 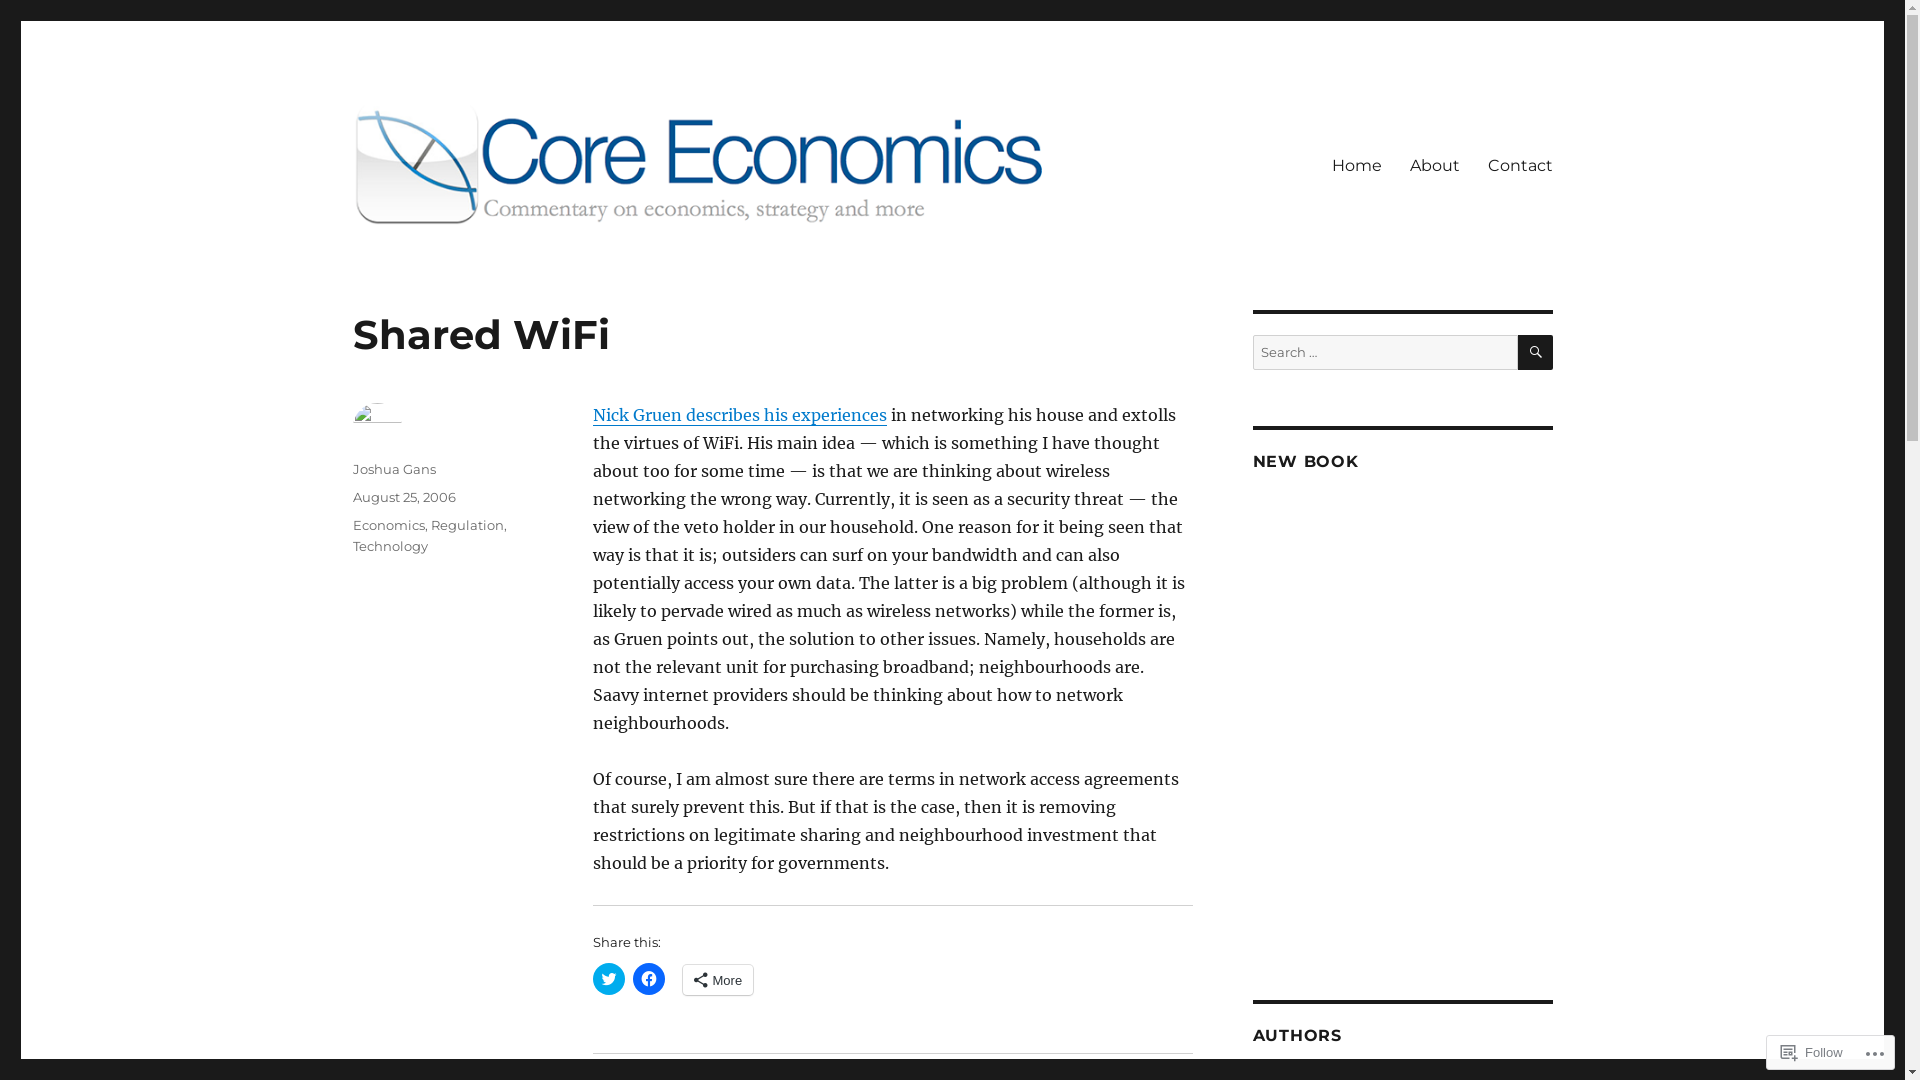 What do you see at coordinates (1434, 164) in the screenshot?
I see `'About'` at bounding box center [1434, 164].